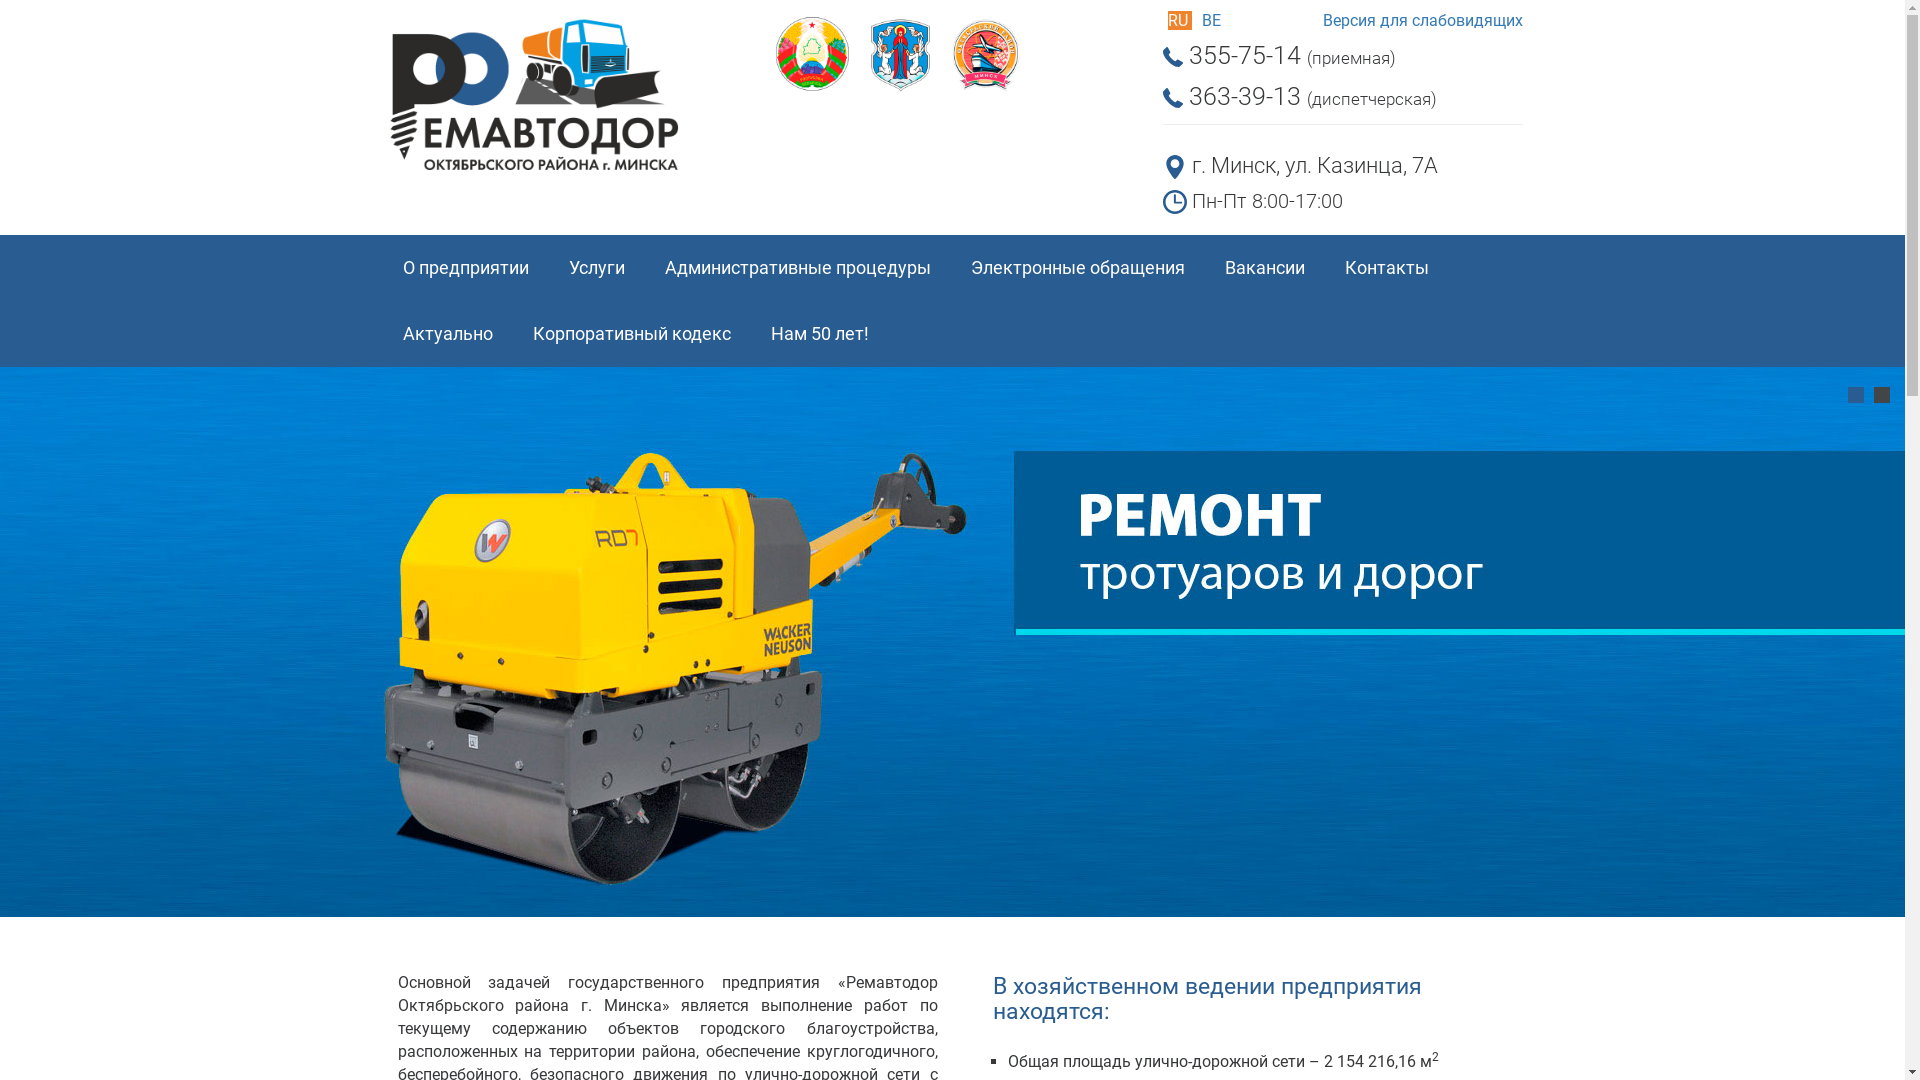  Describe the element at coordinates (1180, 20) in the screenshot. I see `'RU'` at that location.